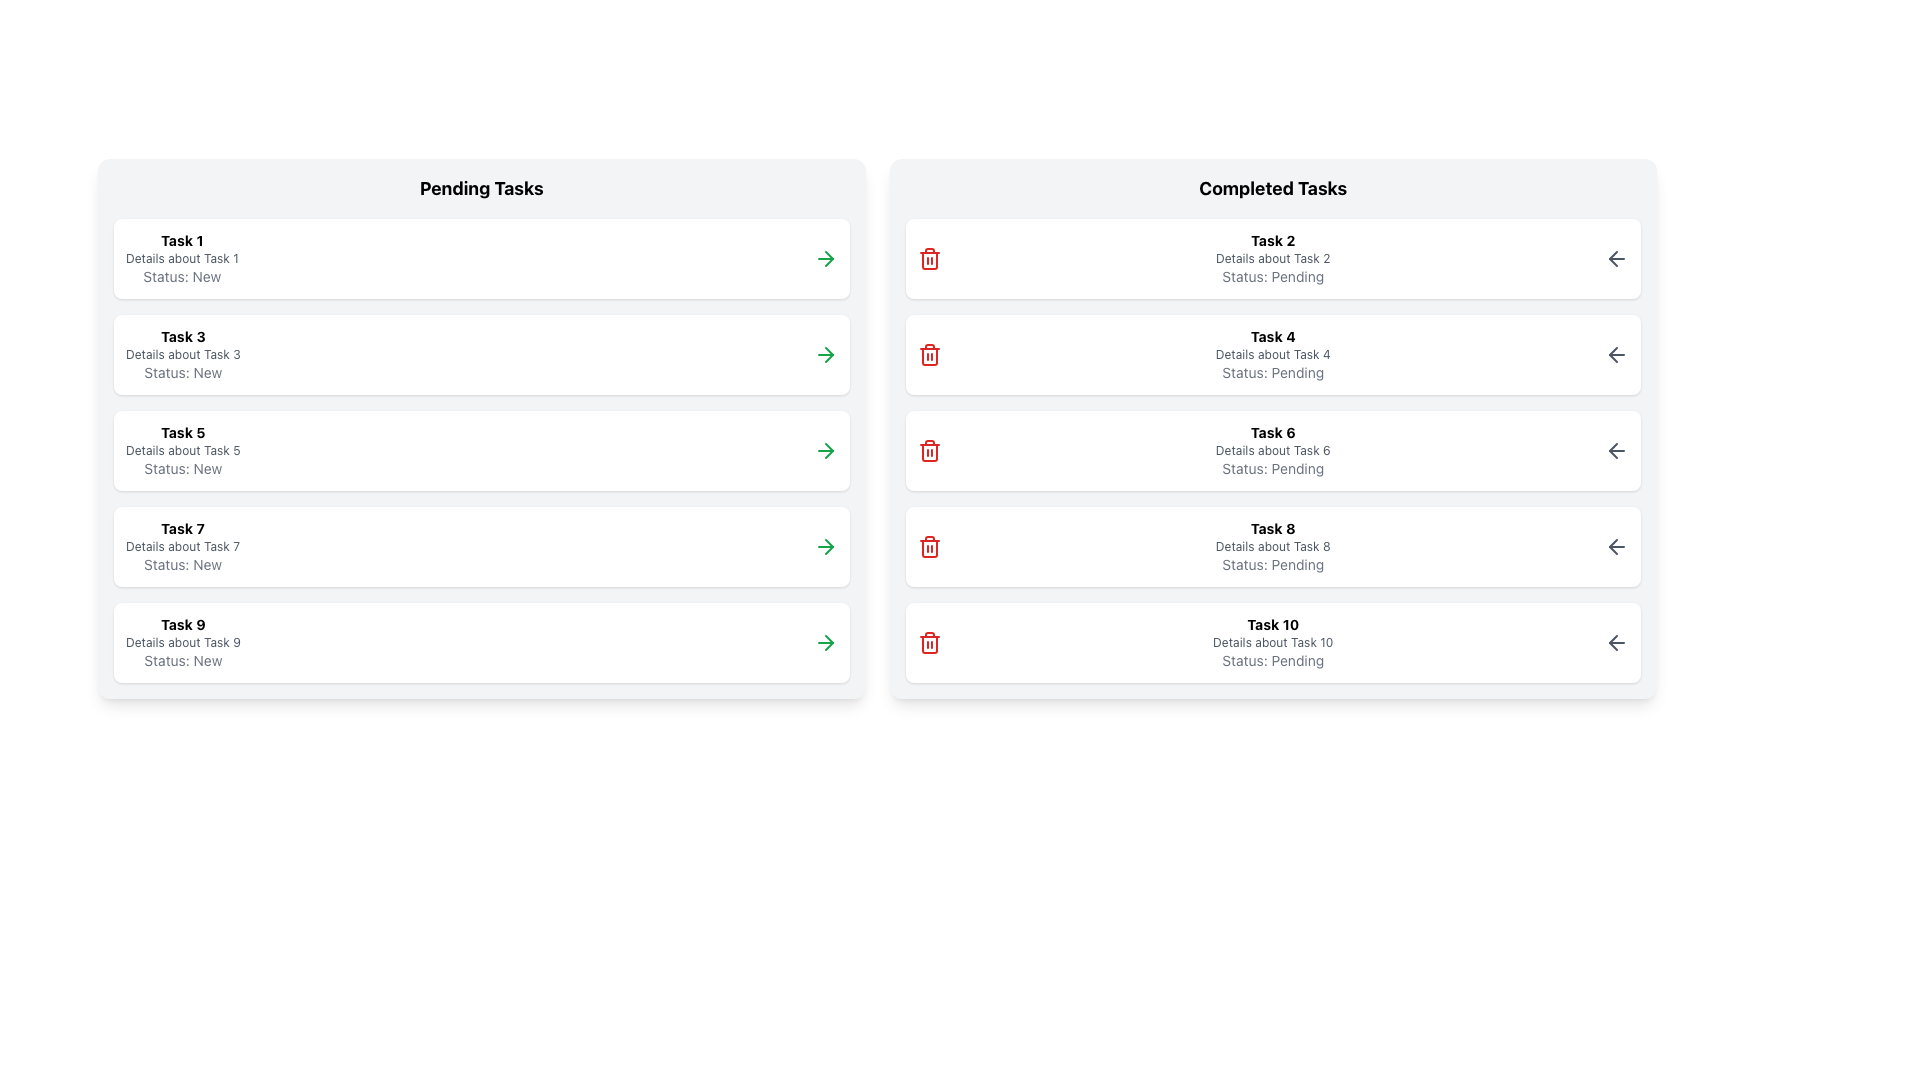  What do you see at coordinates (1272, 353) in the screenshot?
I see `the descriptive text label located below the bold headline 'Task 4' in the 'Completed Tasks' column of the second task card` at bounding box center [1272, 353].